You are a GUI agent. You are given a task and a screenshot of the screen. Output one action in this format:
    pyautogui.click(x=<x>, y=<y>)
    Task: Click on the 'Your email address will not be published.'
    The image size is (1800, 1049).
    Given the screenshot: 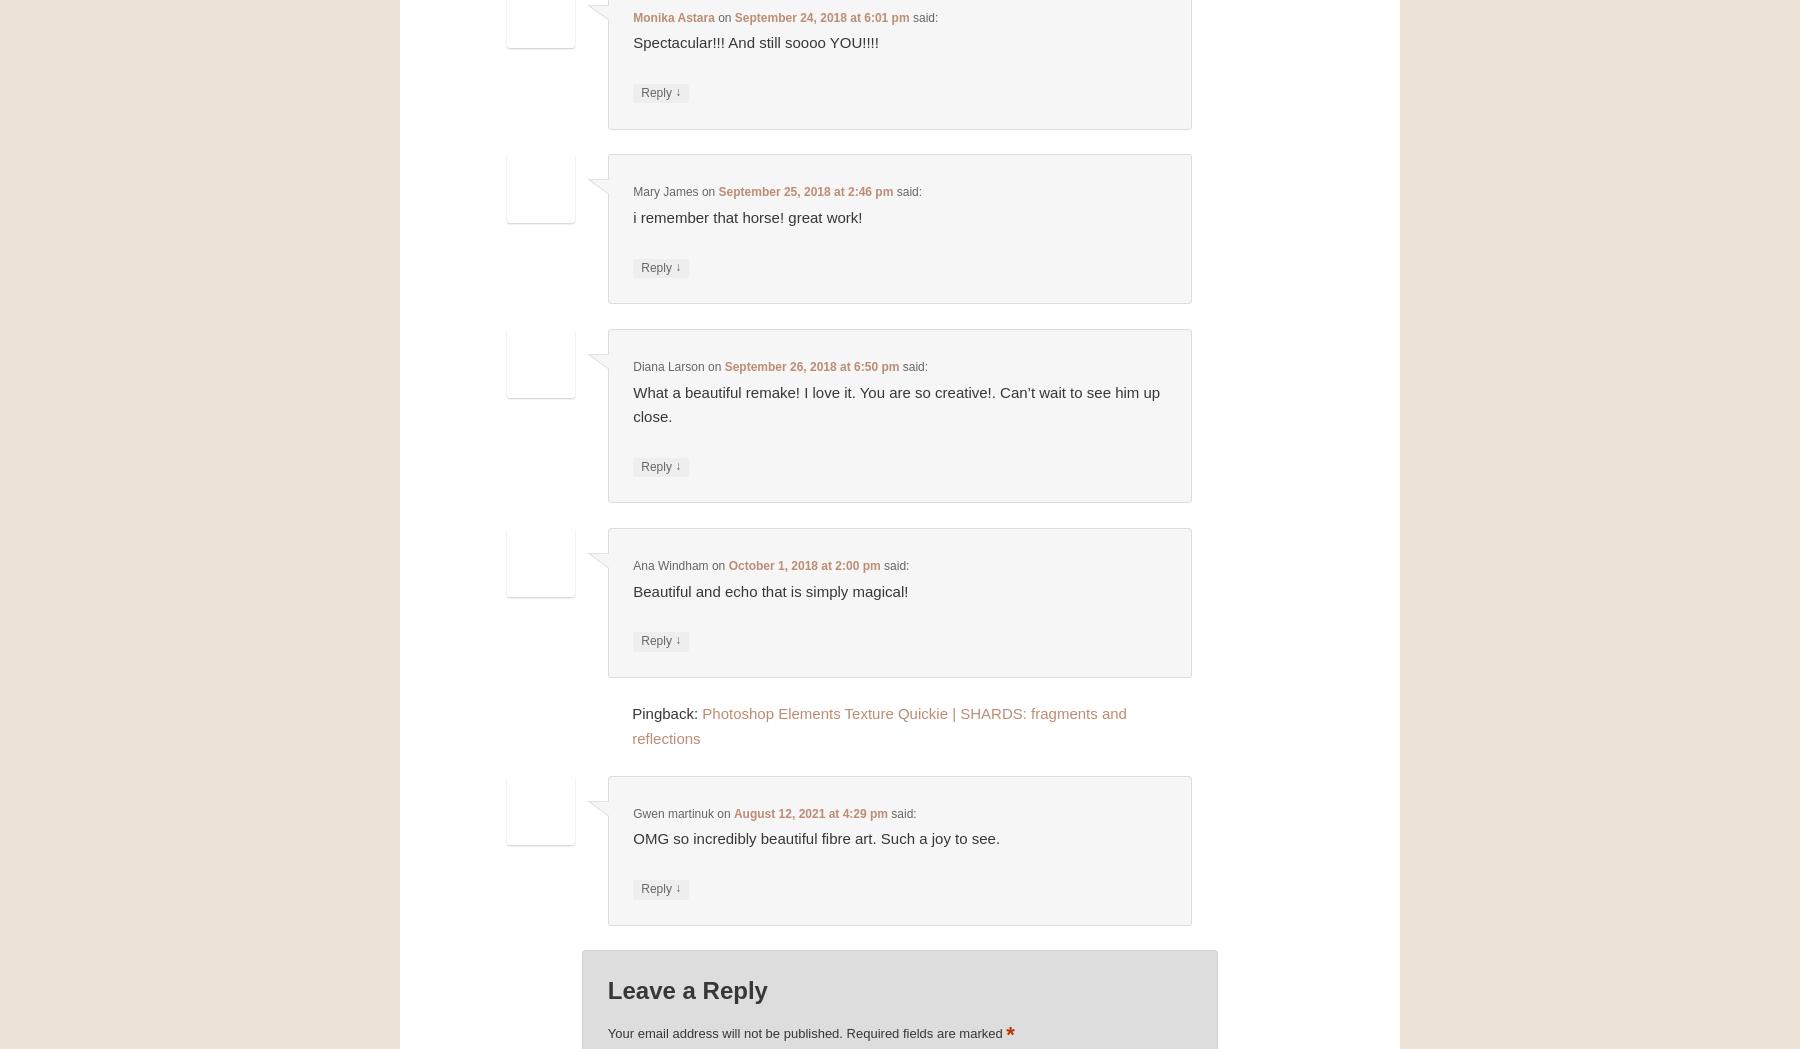 What is the action you would take?
    pyautogui.click(x=723, y=1032)
    